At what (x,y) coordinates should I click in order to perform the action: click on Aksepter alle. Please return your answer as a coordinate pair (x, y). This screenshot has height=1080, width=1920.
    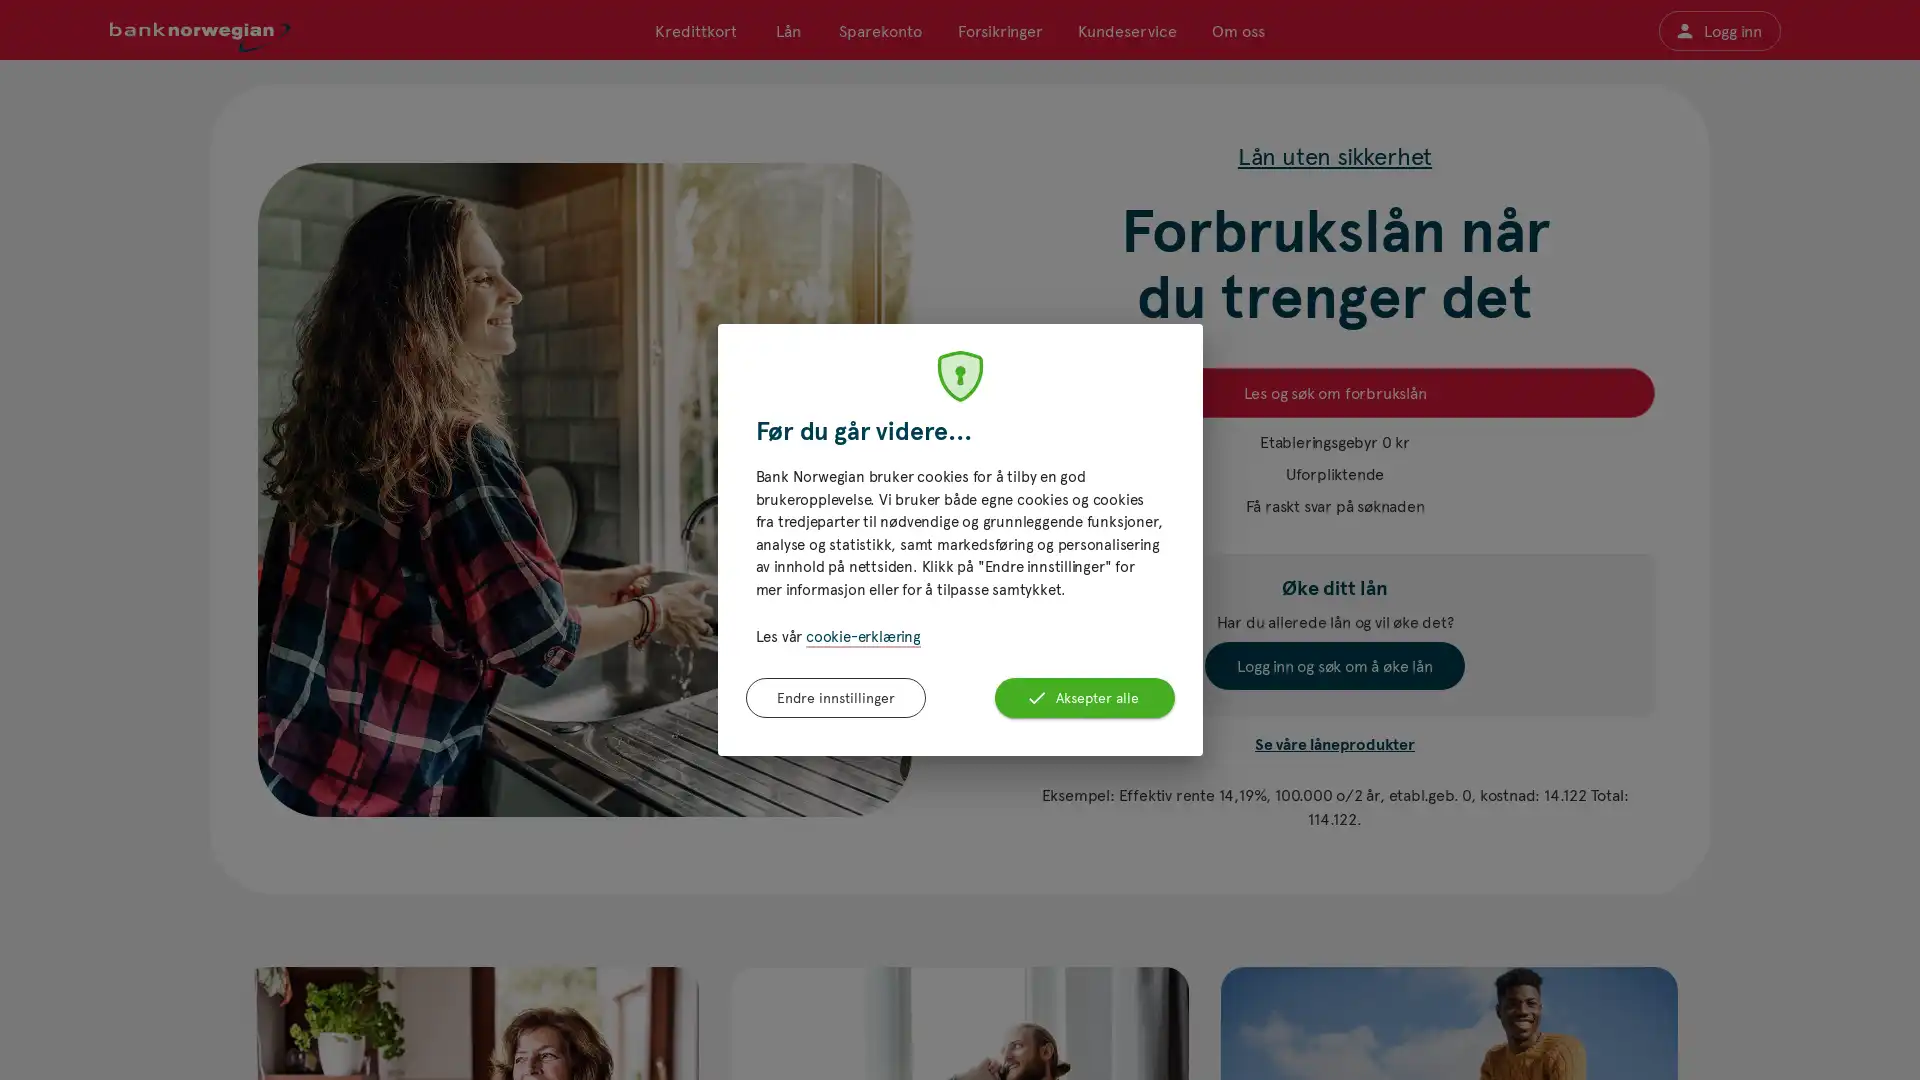
    Looking at the image, I should click on (1083, 696).